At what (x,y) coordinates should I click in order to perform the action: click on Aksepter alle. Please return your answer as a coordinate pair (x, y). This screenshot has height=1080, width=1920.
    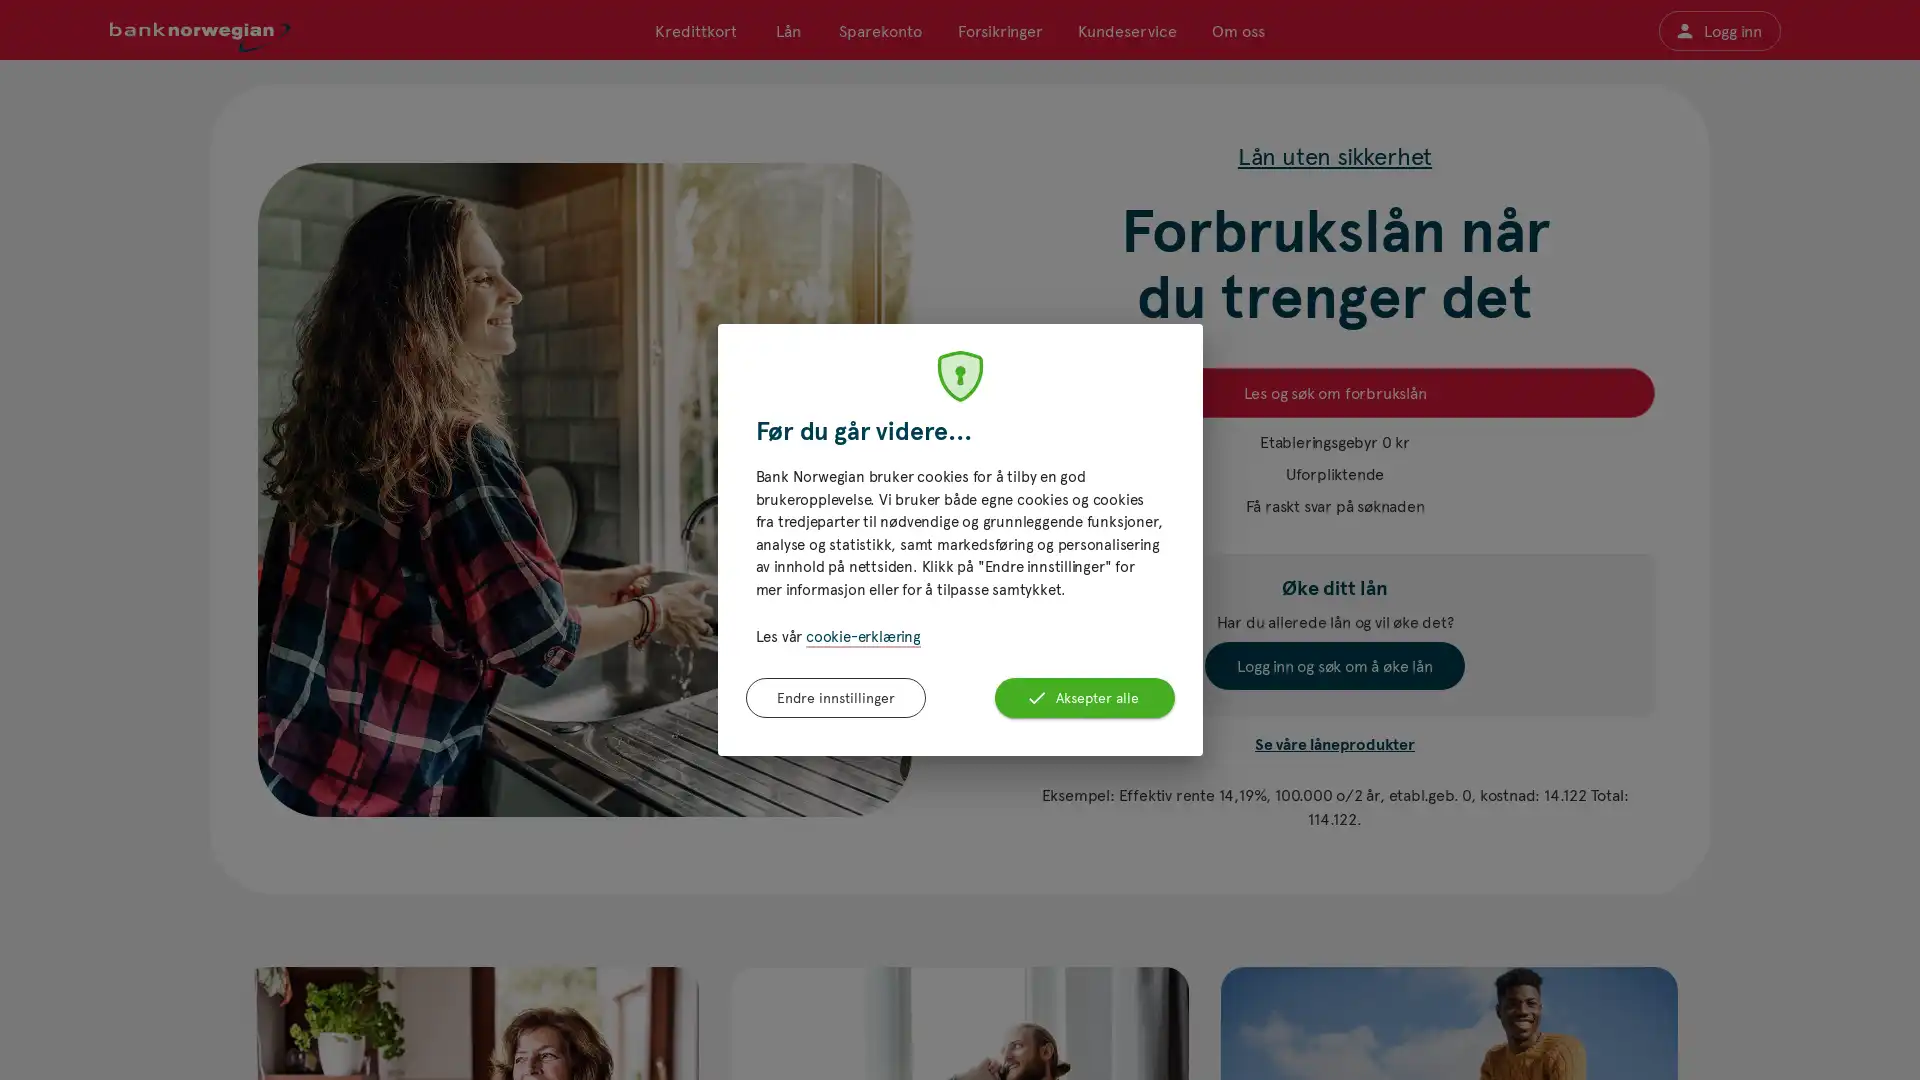
    Looking at the image, I should click on (1083, 696).